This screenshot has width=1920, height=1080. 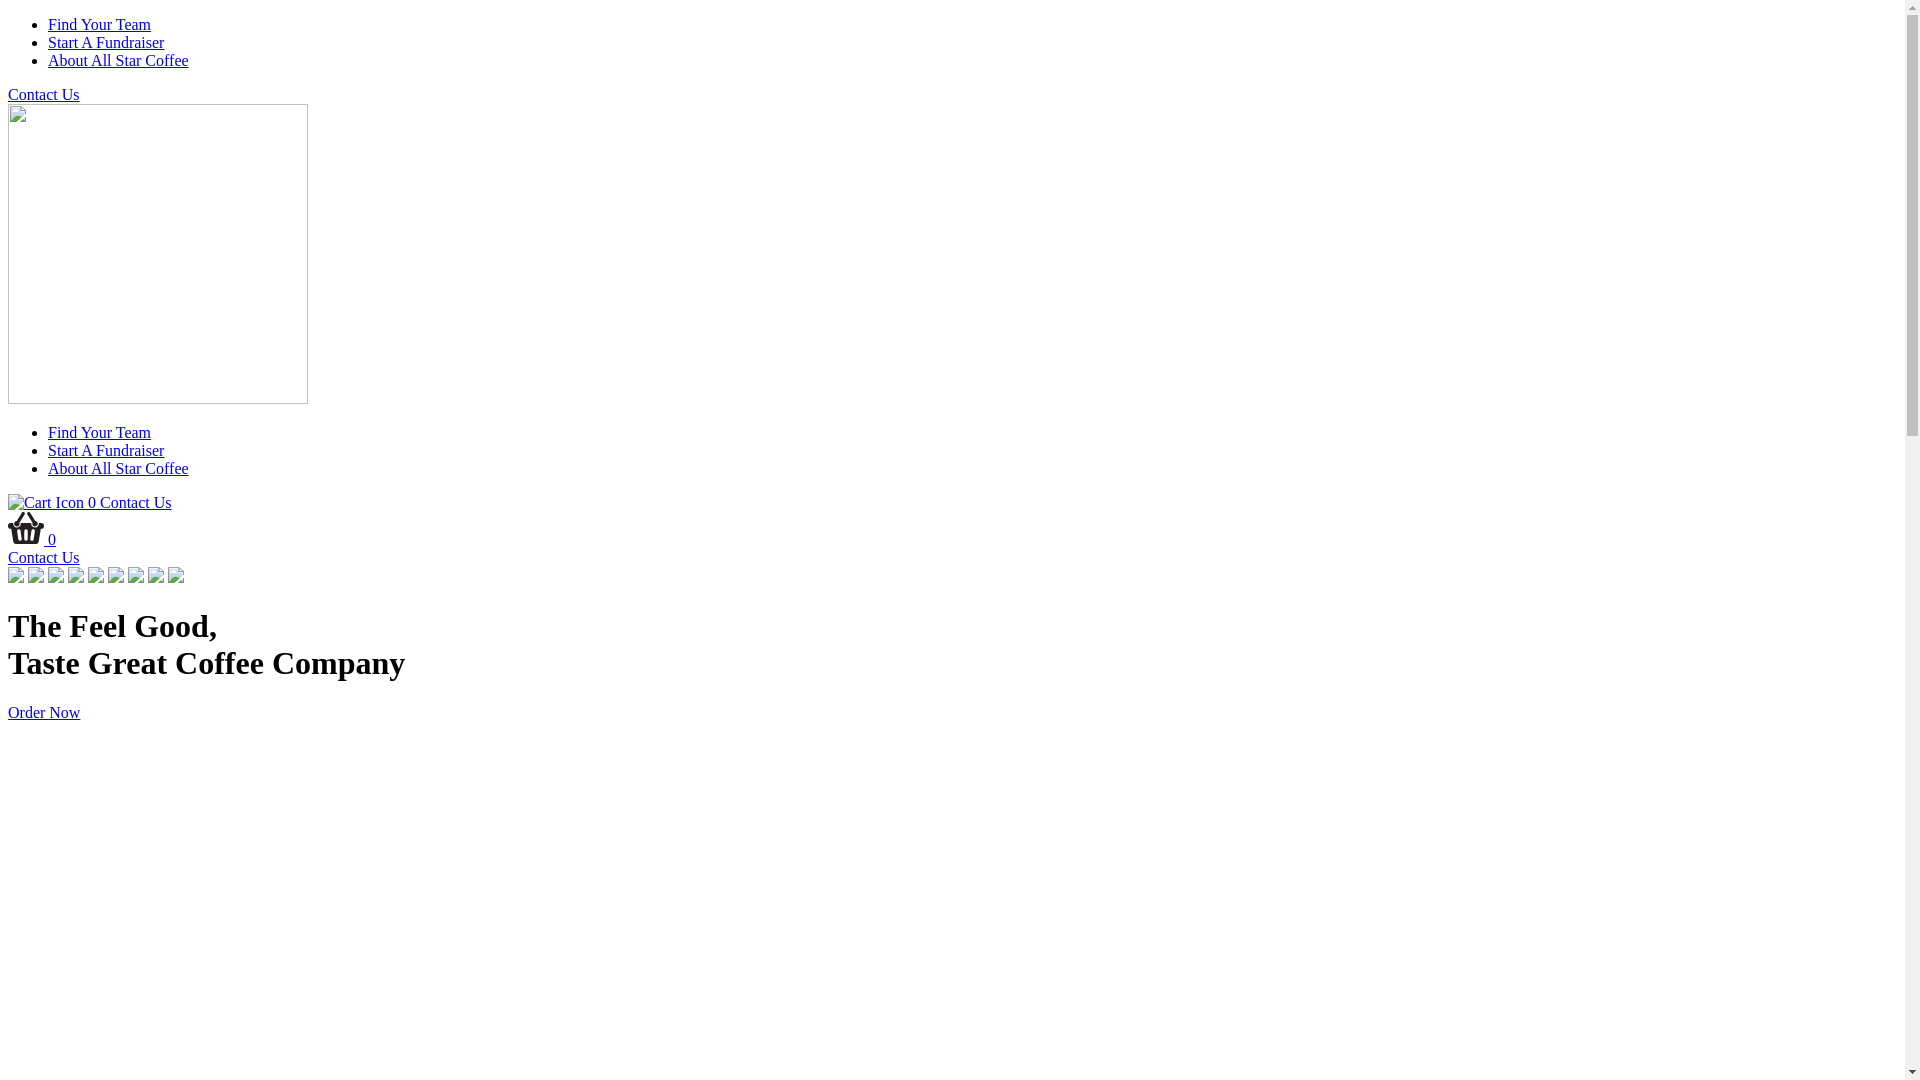 I want to click on 'Find Your Team', so click(x=98, y=431).